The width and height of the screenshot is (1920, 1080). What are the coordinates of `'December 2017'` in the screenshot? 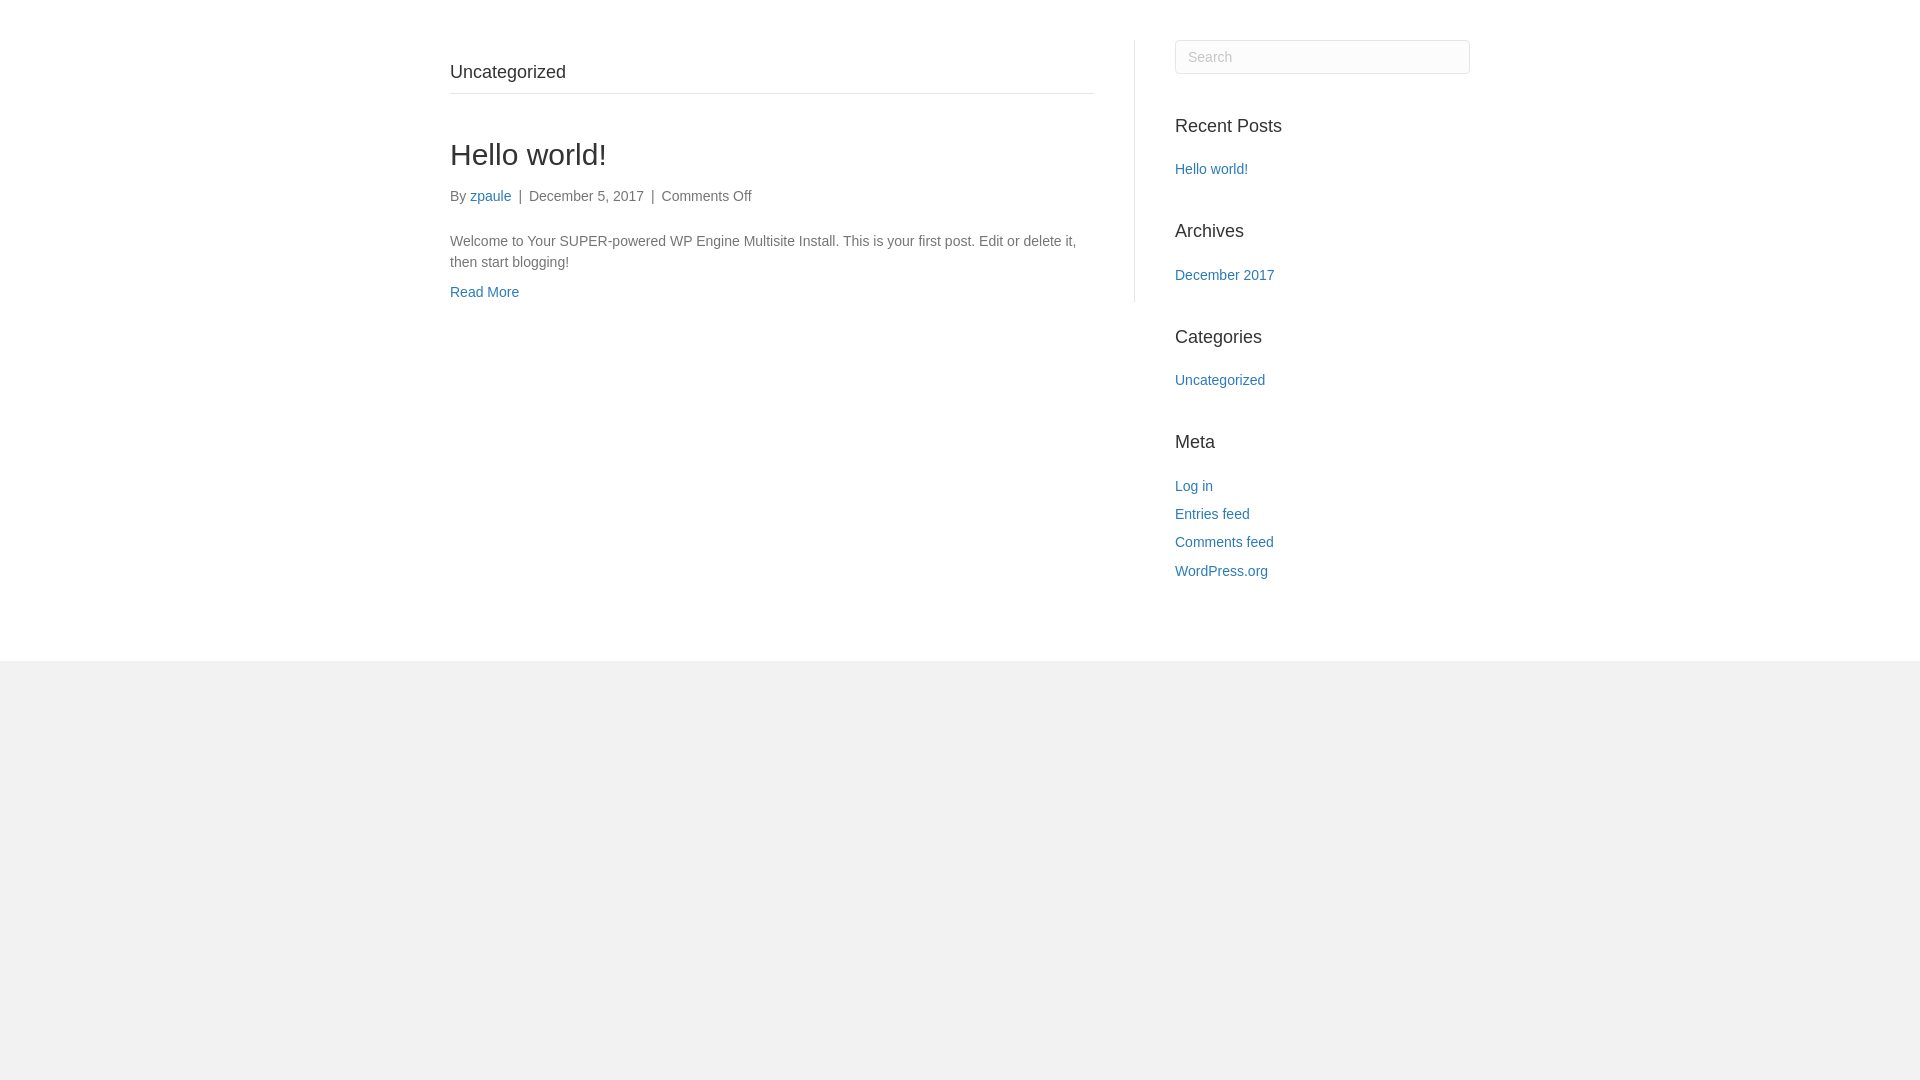 It's located at (1223, 274).